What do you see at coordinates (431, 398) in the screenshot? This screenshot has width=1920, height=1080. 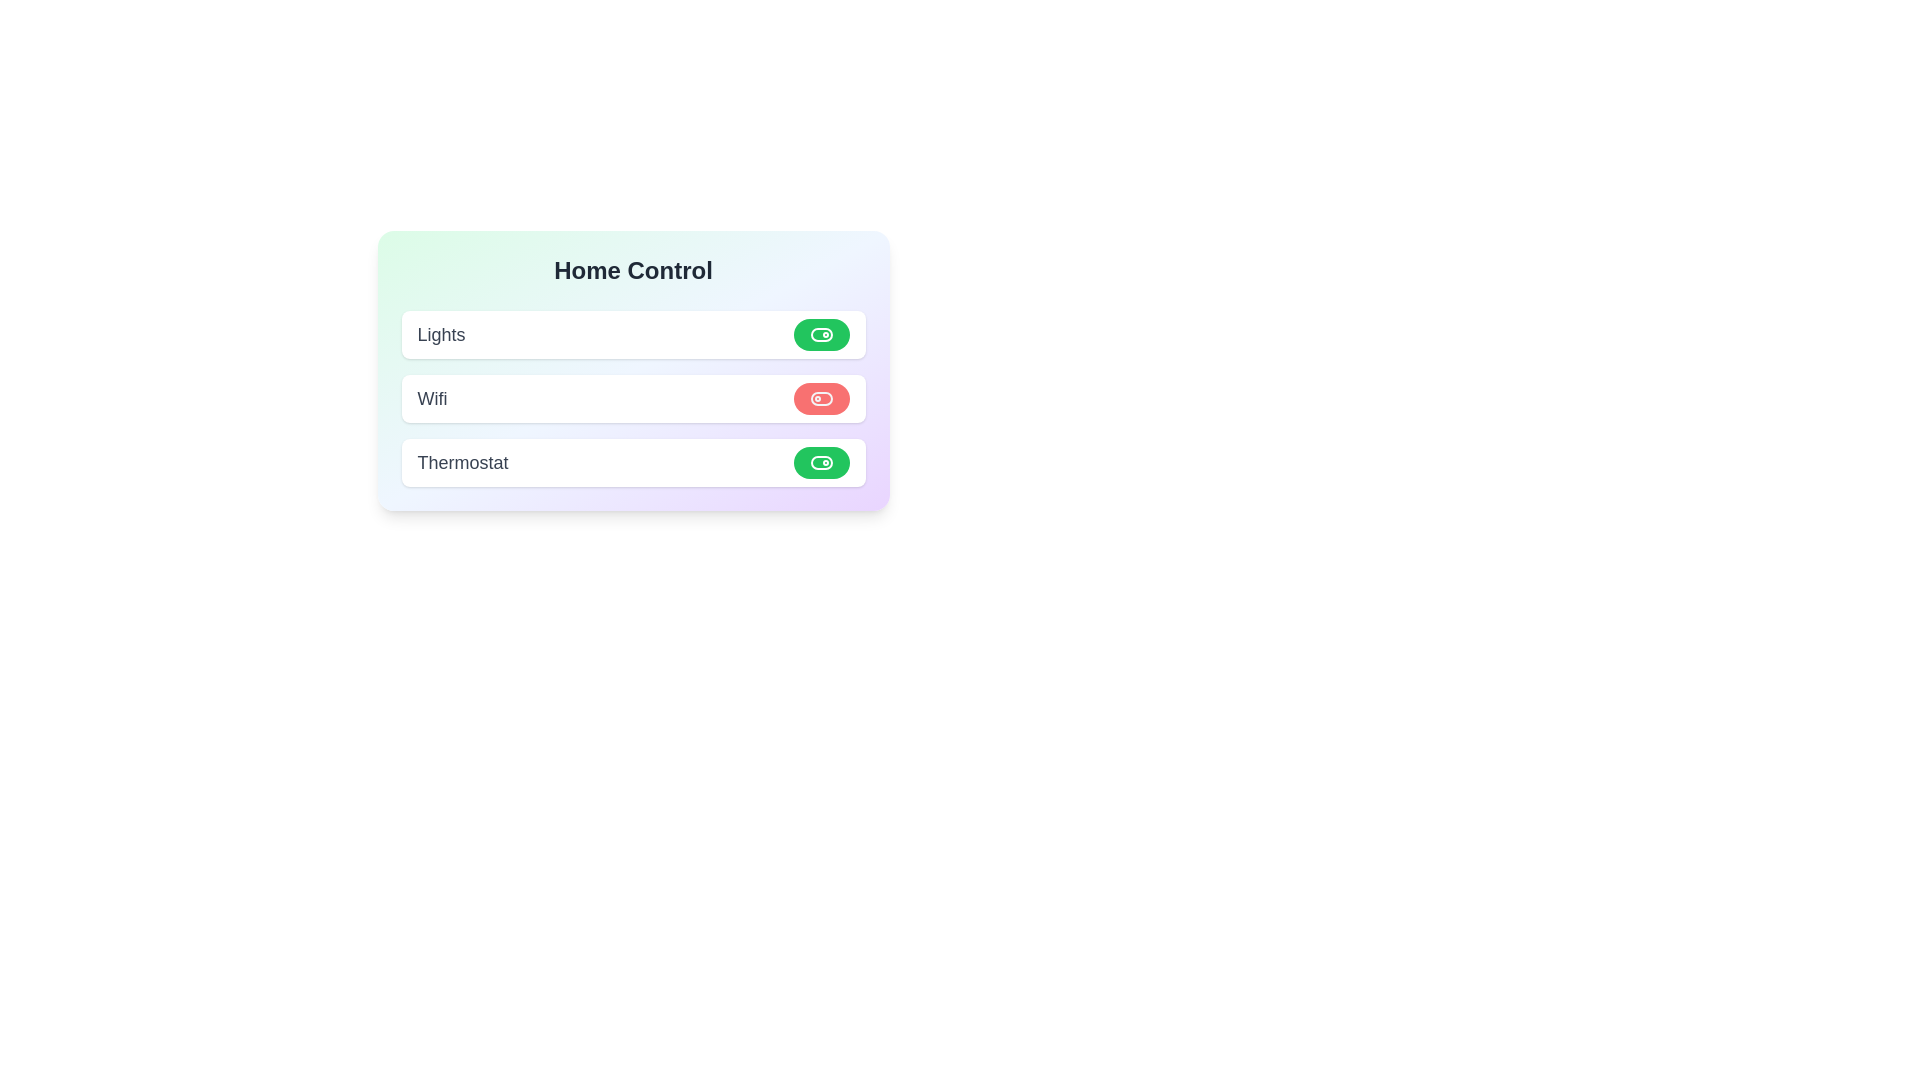 I see `the text label indicating 'wifi' in the second row of the list within a card-style layout` at bounding box center [431, 398].